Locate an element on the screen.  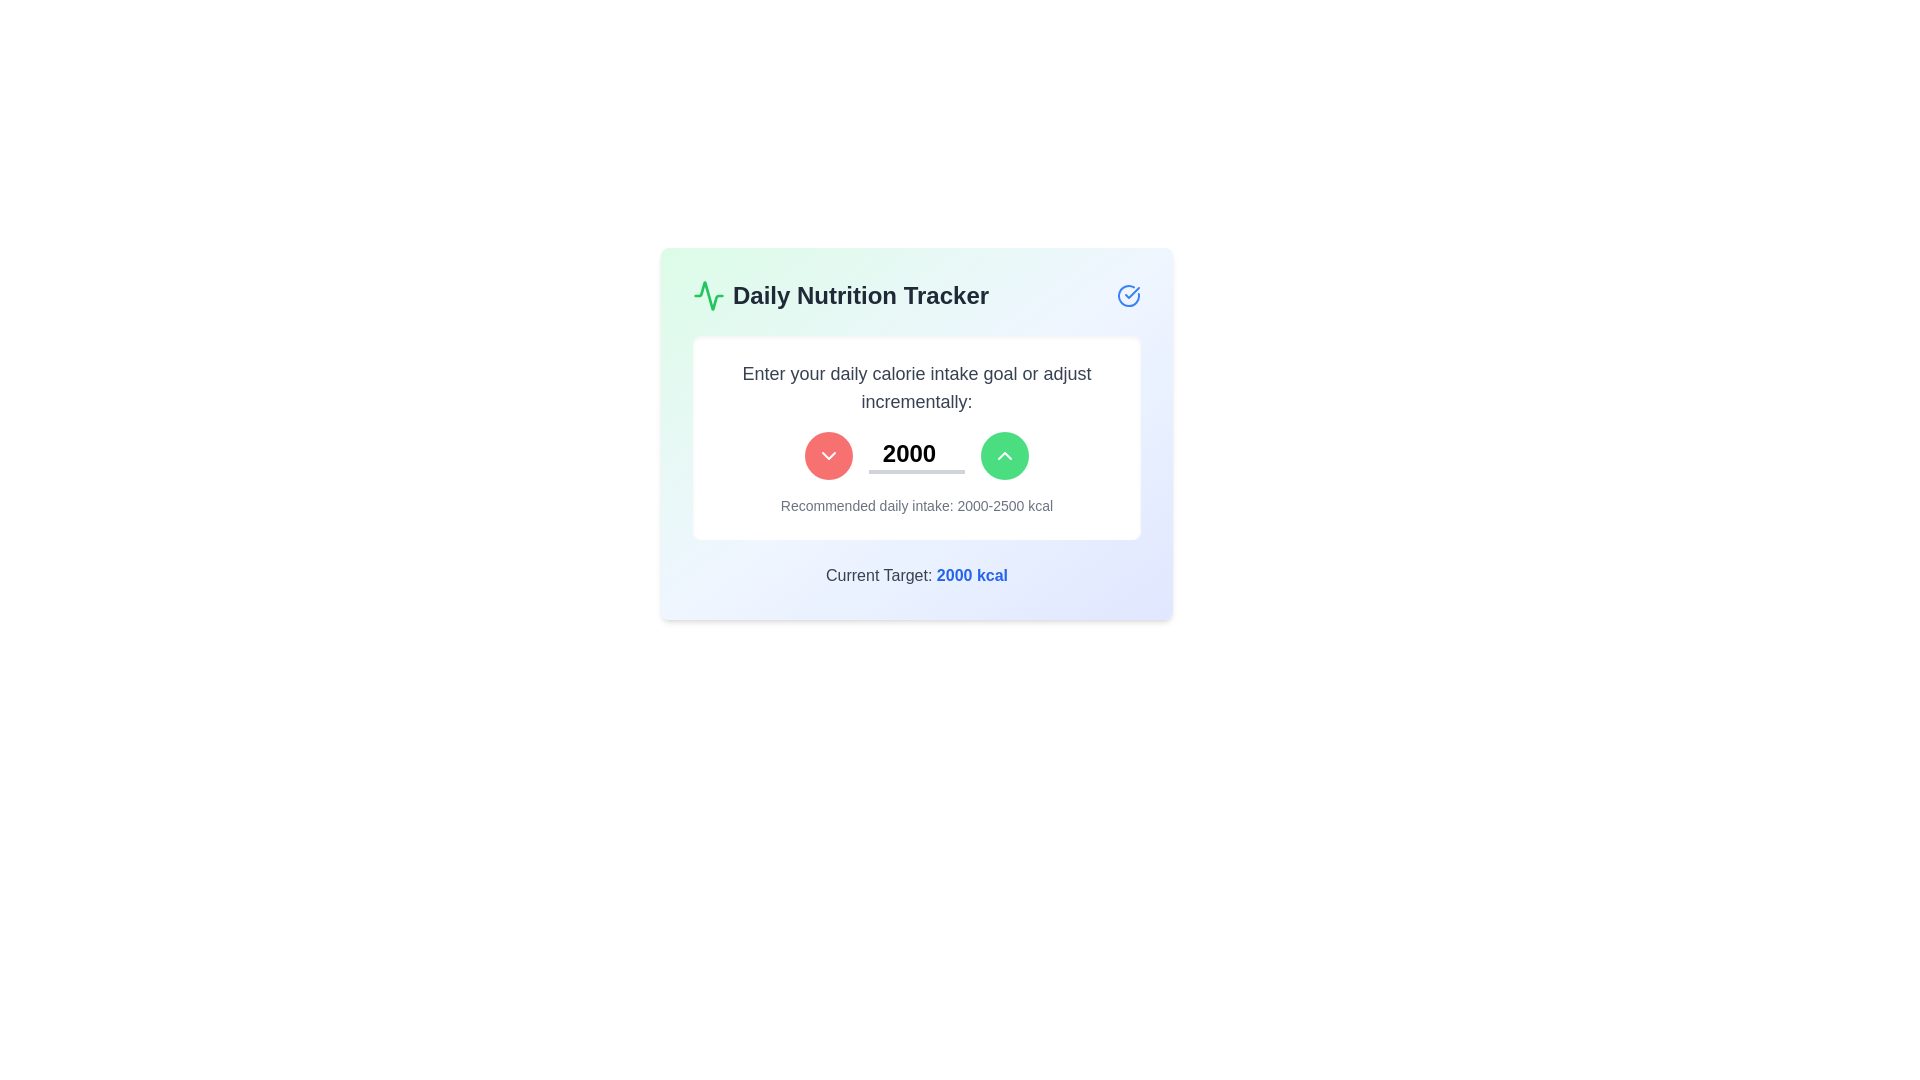
the Decorative icon located in the top-left corner of the 'Daily Nutrition Tracker' card, which serves as a logo or indicator related to activity or monitoring is located at coordinates (709, 296).